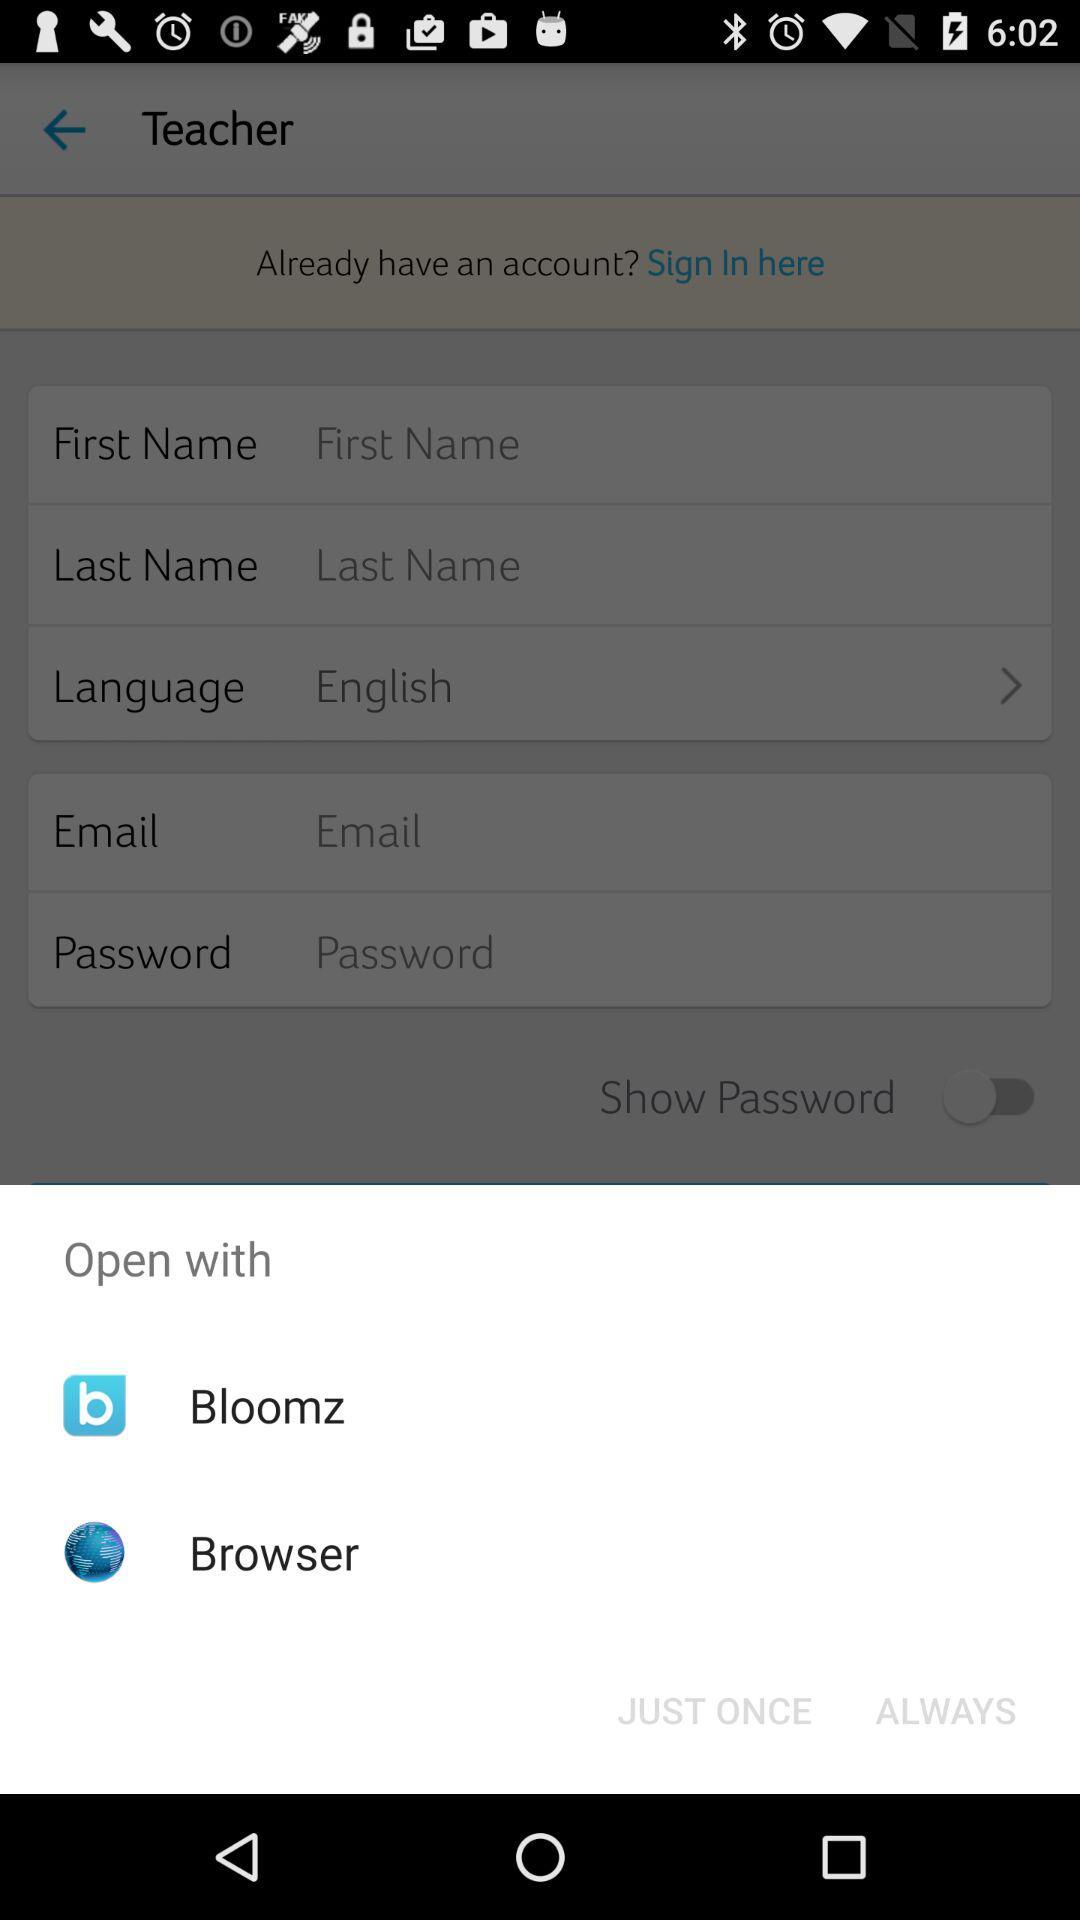  What do you see at coordinates (266, 1404) in the screenshot?
I see `icon above browser app` at bounding box center [266, 1404].